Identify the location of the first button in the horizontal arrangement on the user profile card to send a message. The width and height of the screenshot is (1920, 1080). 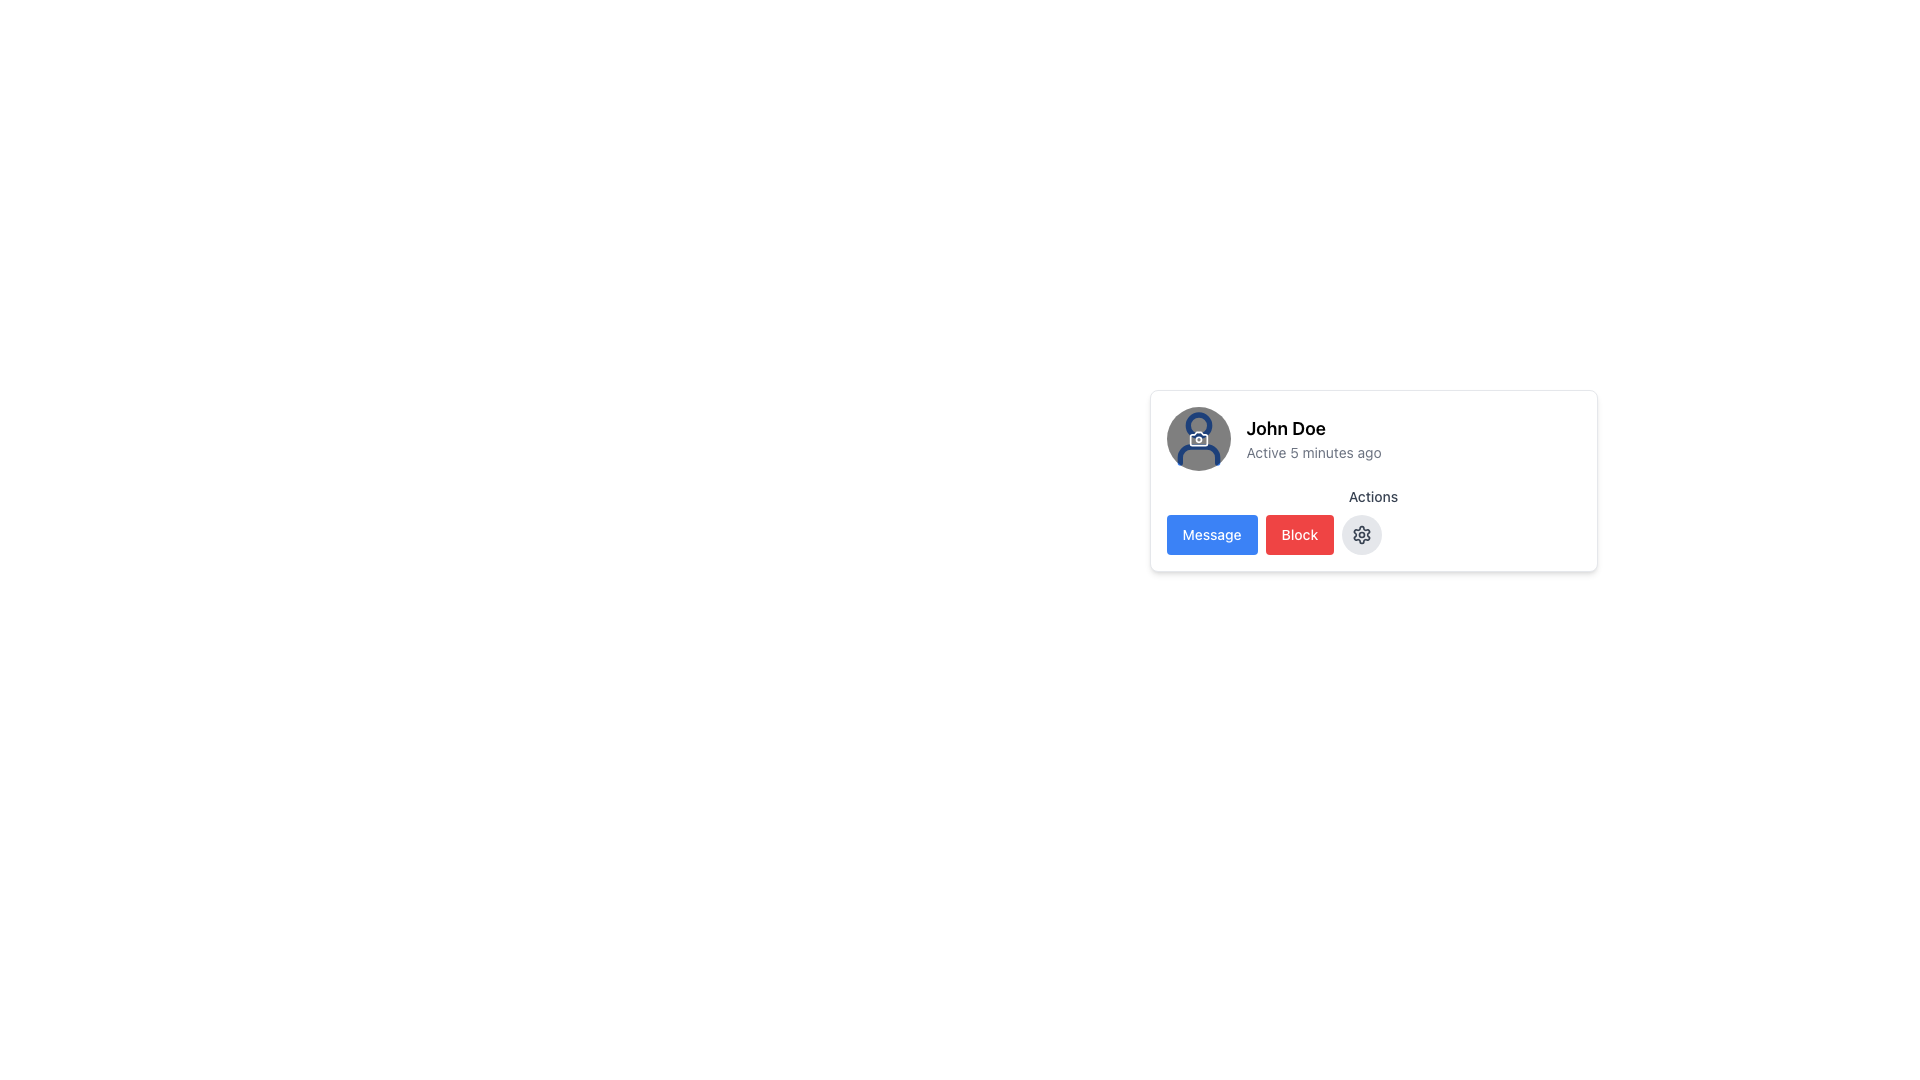
(1211, 534).